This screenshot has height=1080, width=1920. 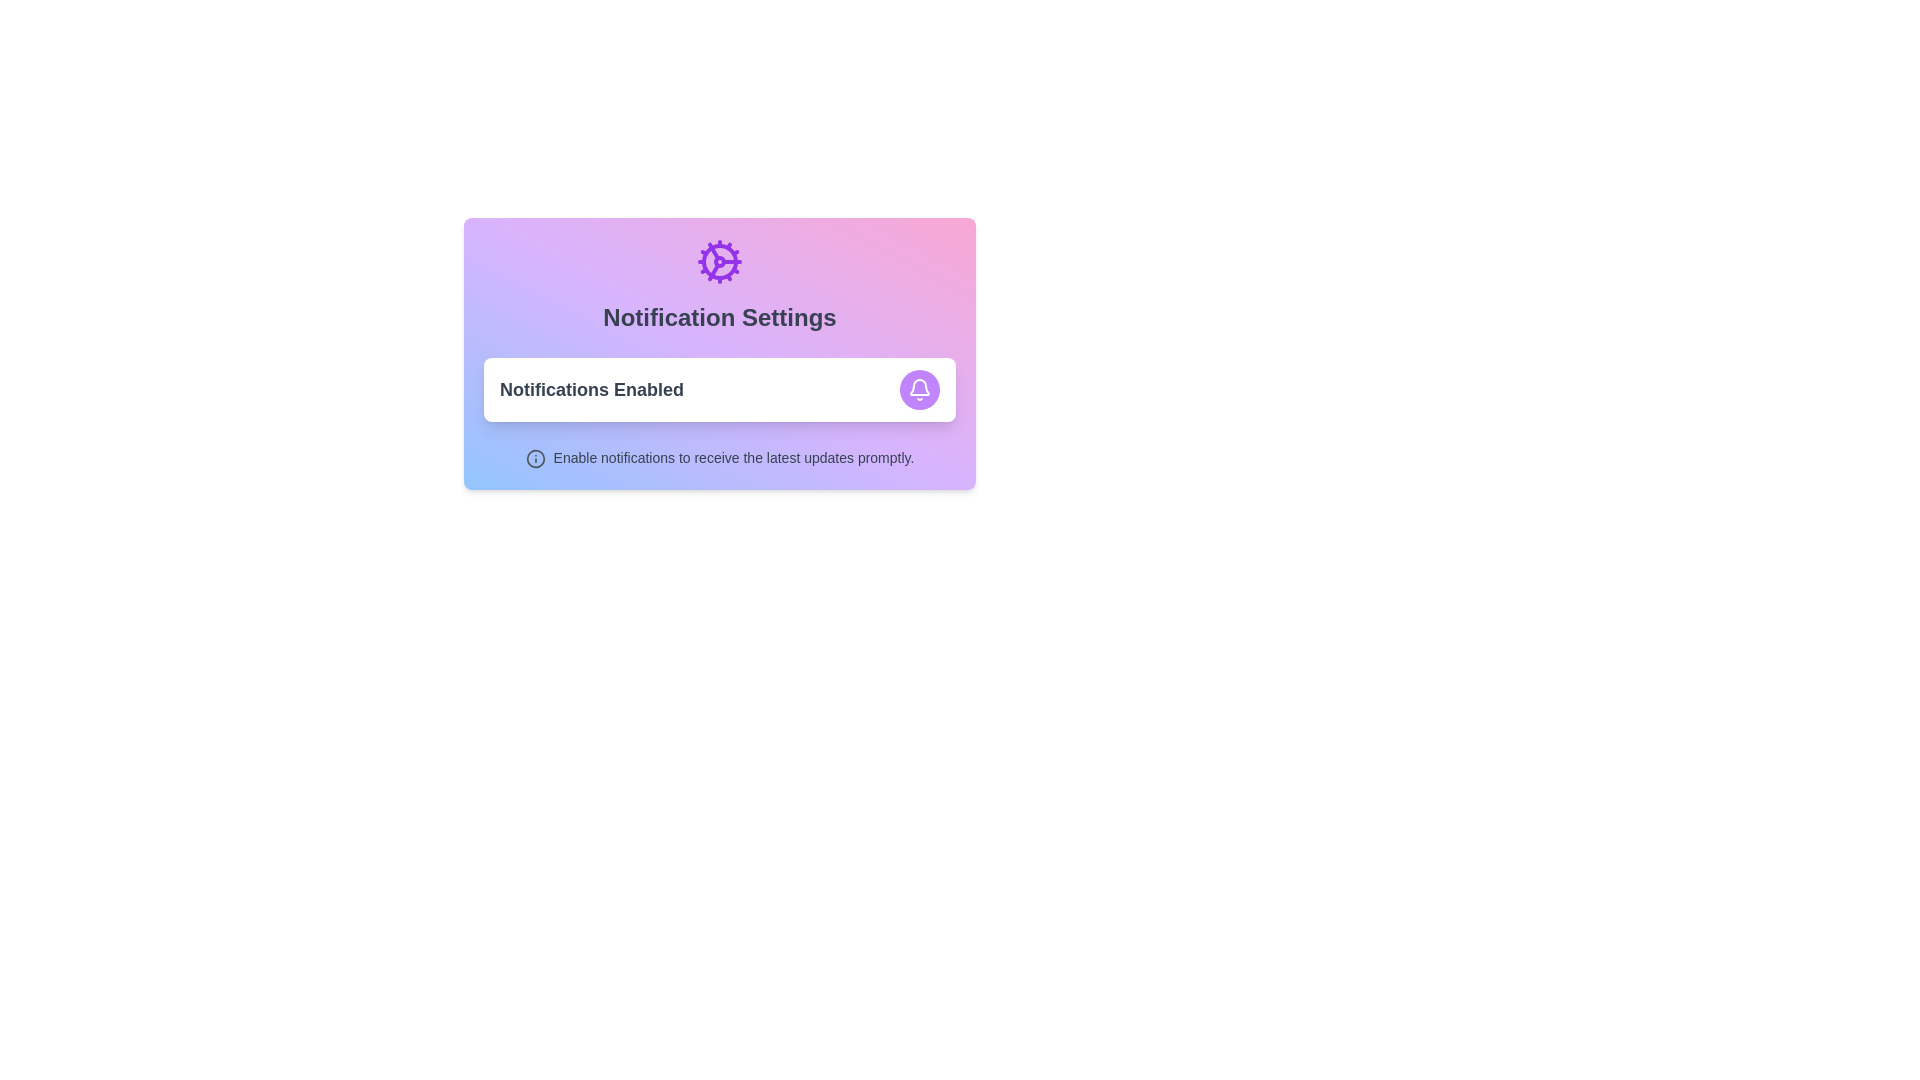 I want to click on the decorative cogwheel icon, which is purple and prominently displayed at the top center of the card layout, above the title 'Notification Settings', so click(x=720, y=261).